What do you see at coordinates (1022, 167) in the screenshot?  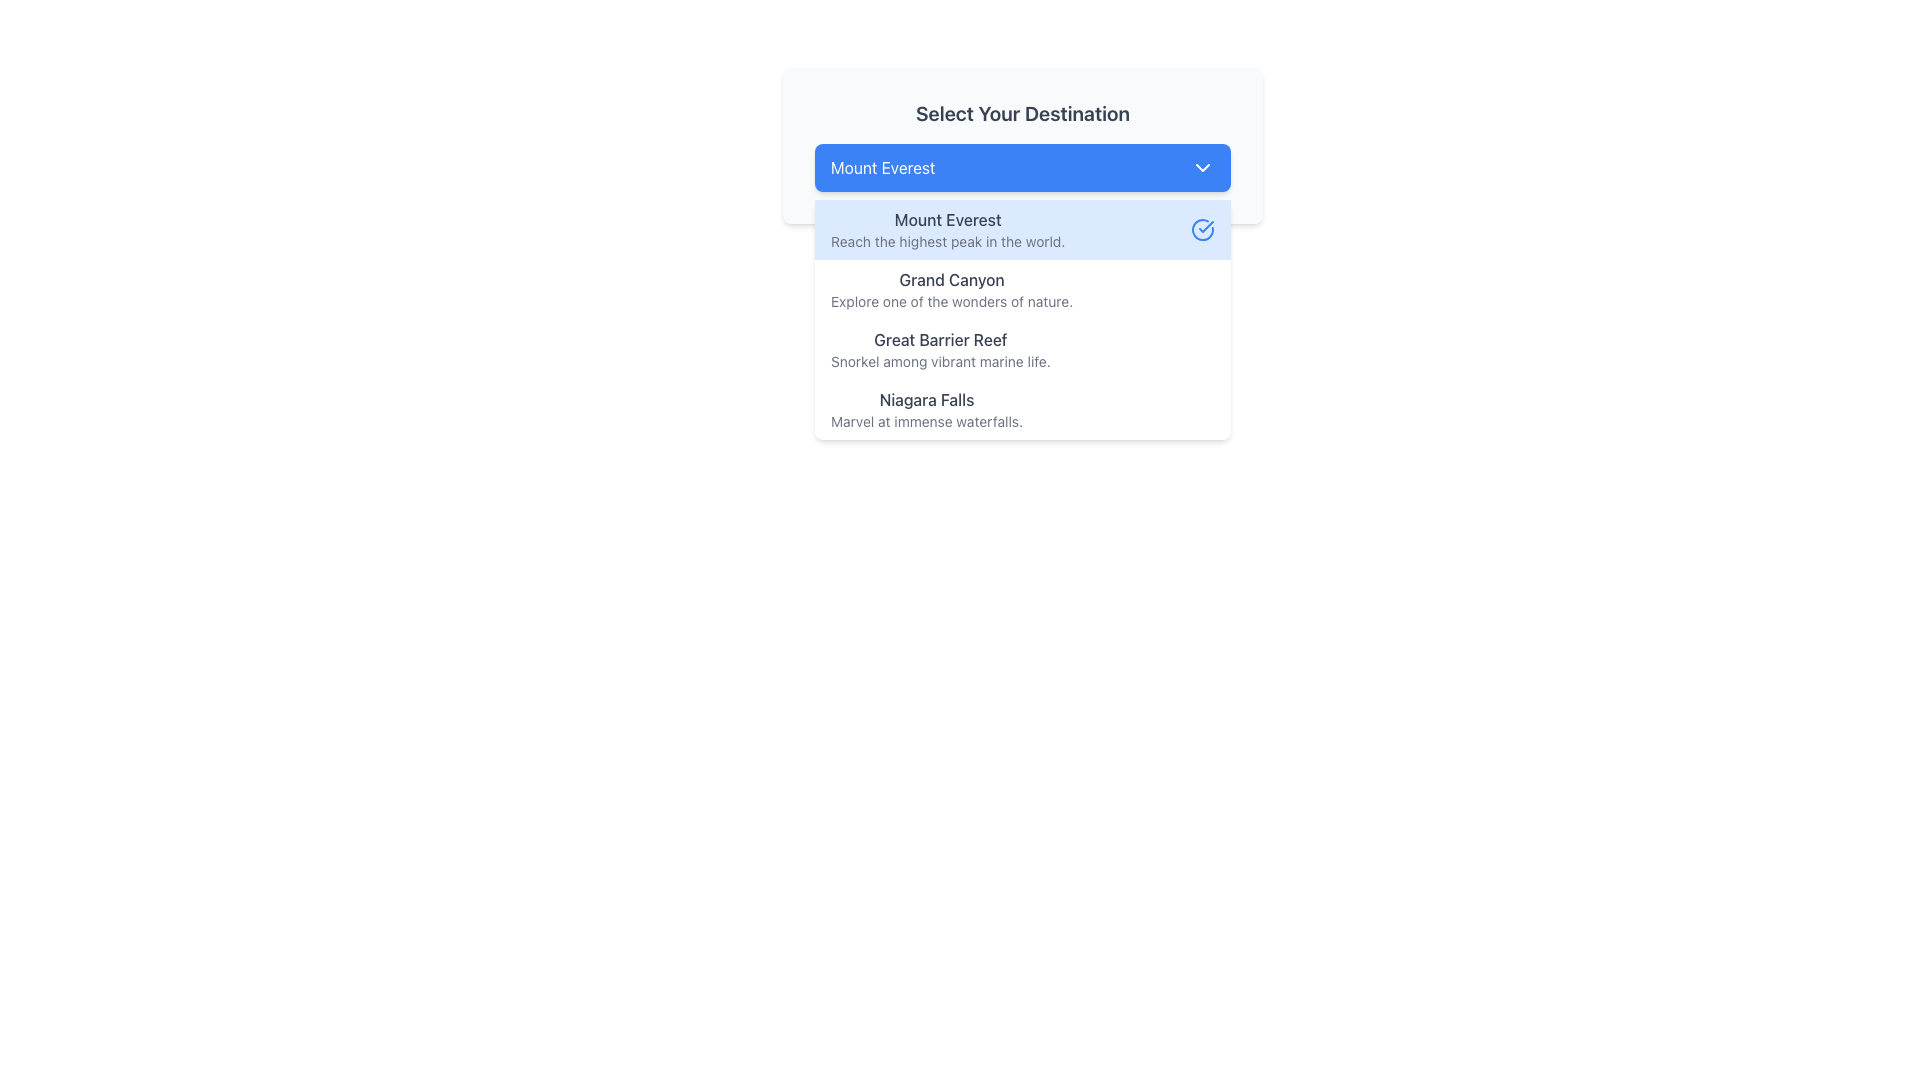 I see `the Dropdown Button labeled 'Mount Everest'` at bounding box center [1022, 167].